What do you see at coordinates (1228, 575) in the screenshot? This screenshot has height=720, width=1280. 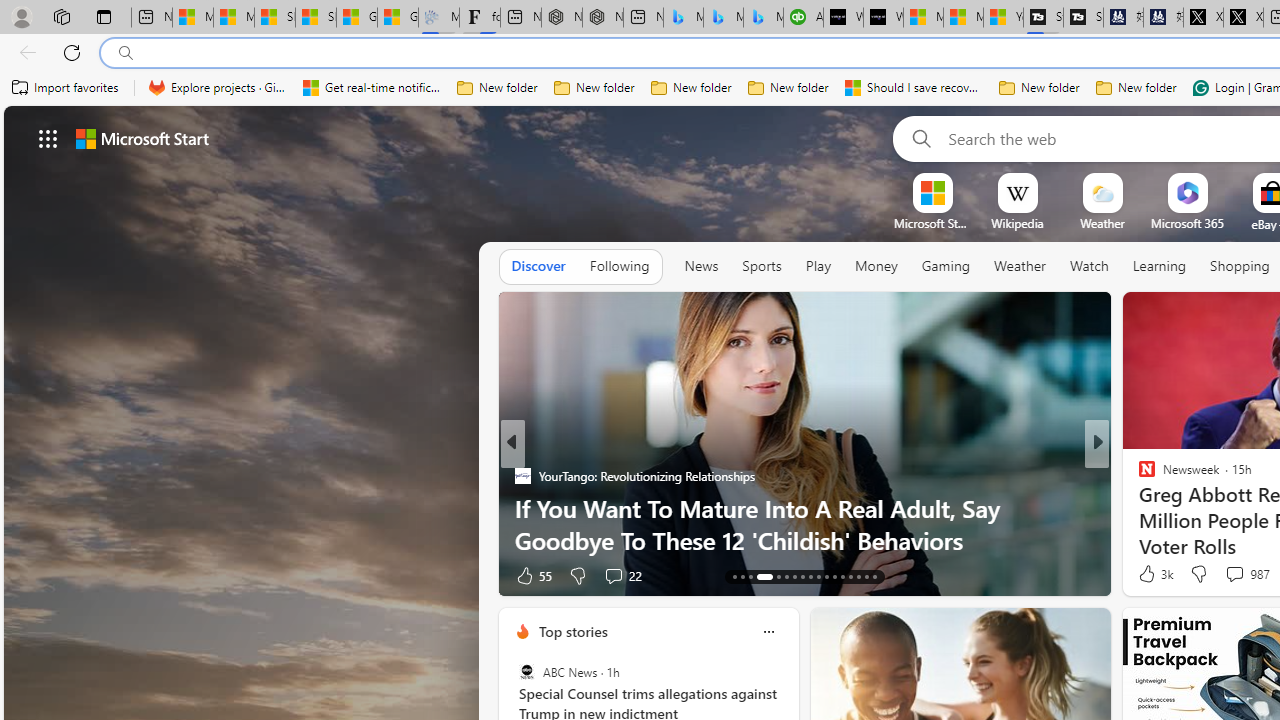 I see `'View comments 1 Comment'` at bounding box center [1228, 575].